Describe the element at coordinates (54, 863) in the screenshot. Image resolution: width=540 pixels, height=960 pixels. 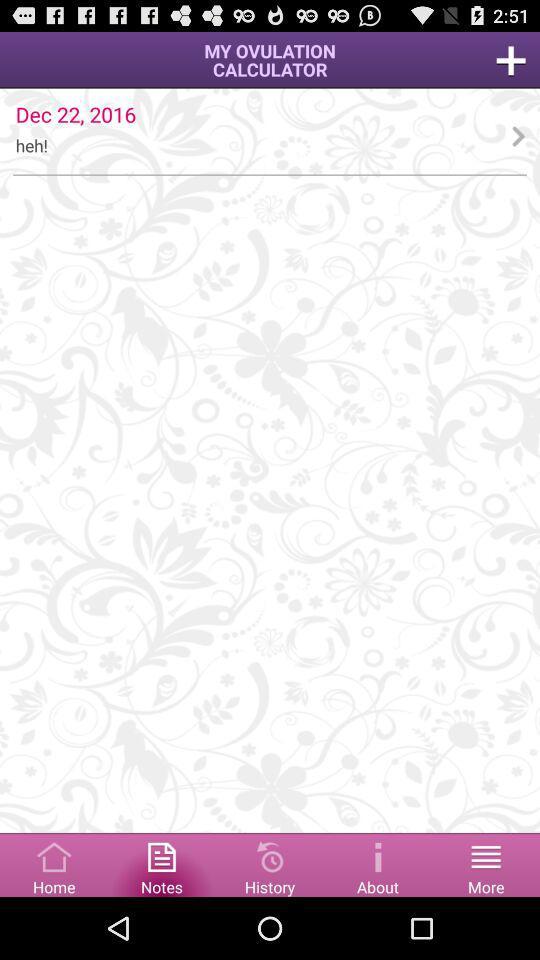
I see `go home` at that location.